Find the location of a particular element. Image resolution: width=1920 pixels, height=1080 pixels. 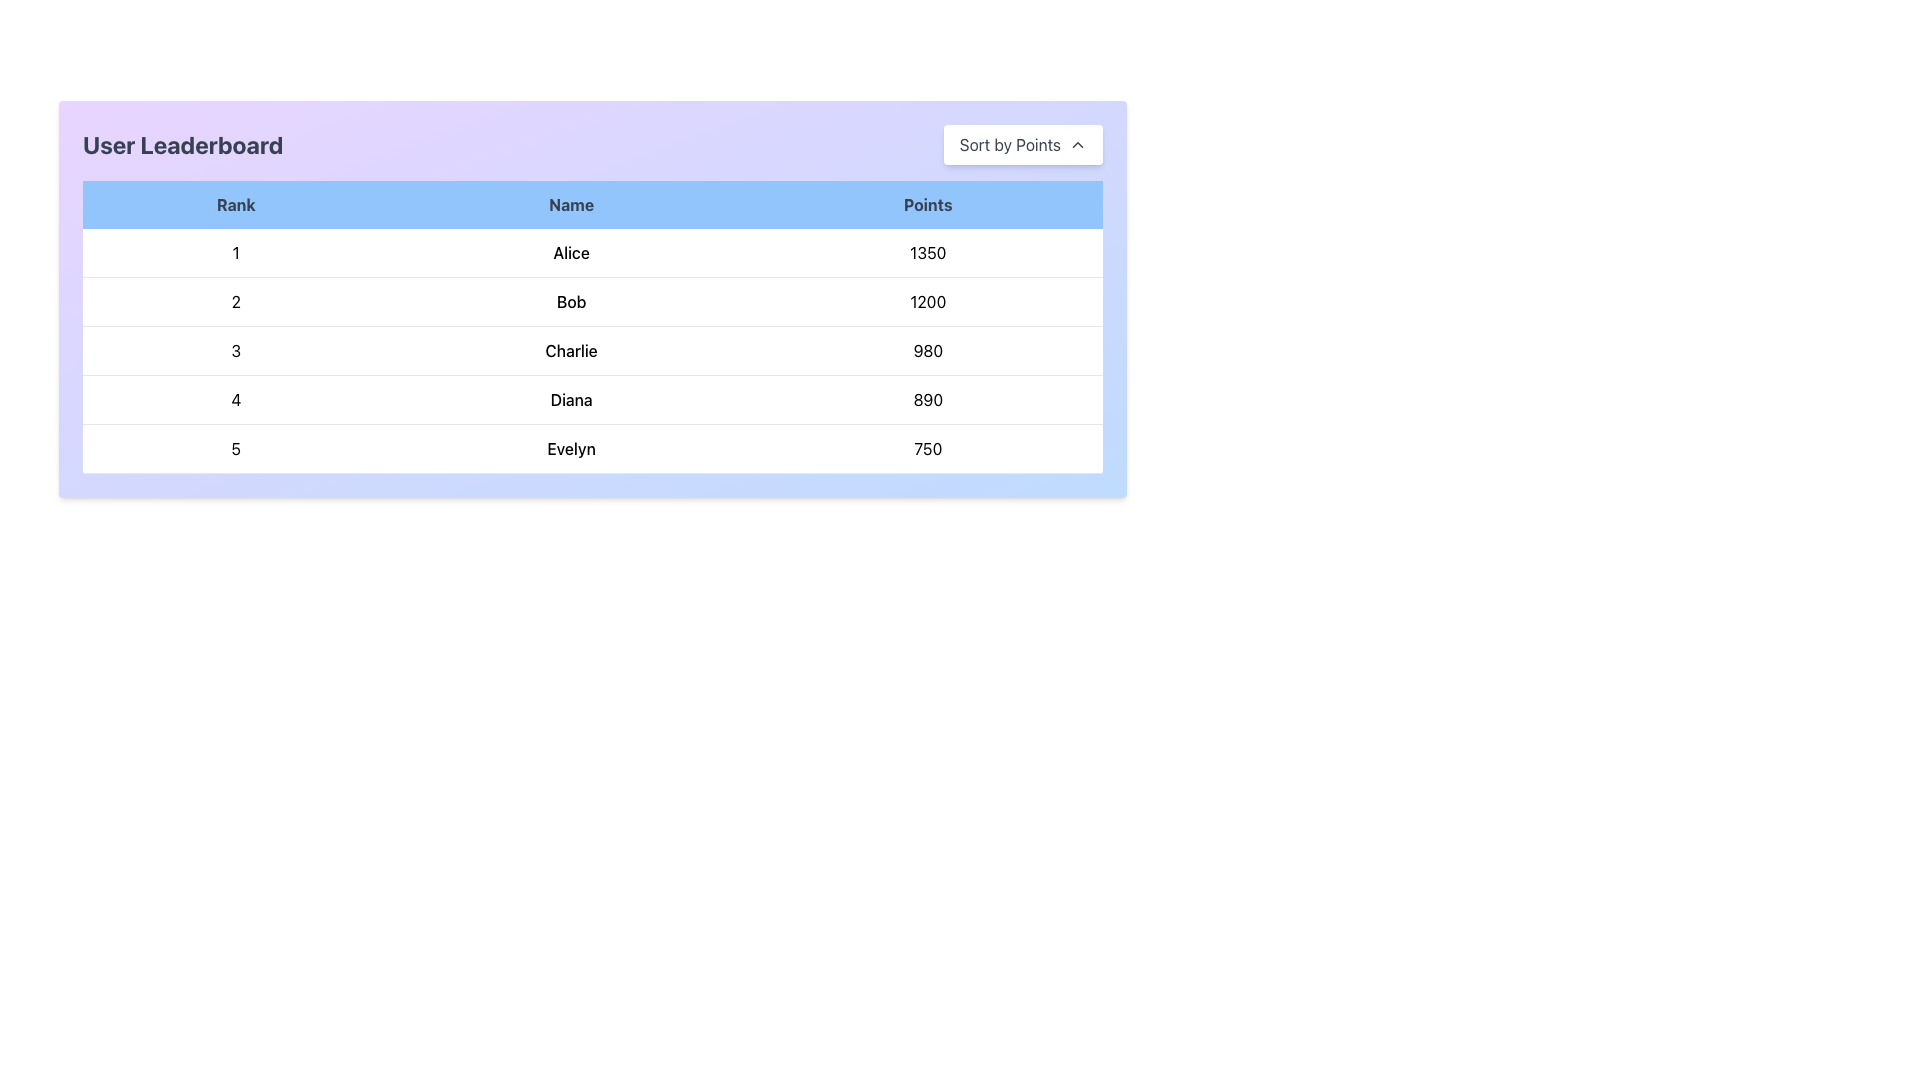

the second row in the leaderboard table that shows the rank '2', name 'Bob', and points '1200' is located at coordinates (592, 301).